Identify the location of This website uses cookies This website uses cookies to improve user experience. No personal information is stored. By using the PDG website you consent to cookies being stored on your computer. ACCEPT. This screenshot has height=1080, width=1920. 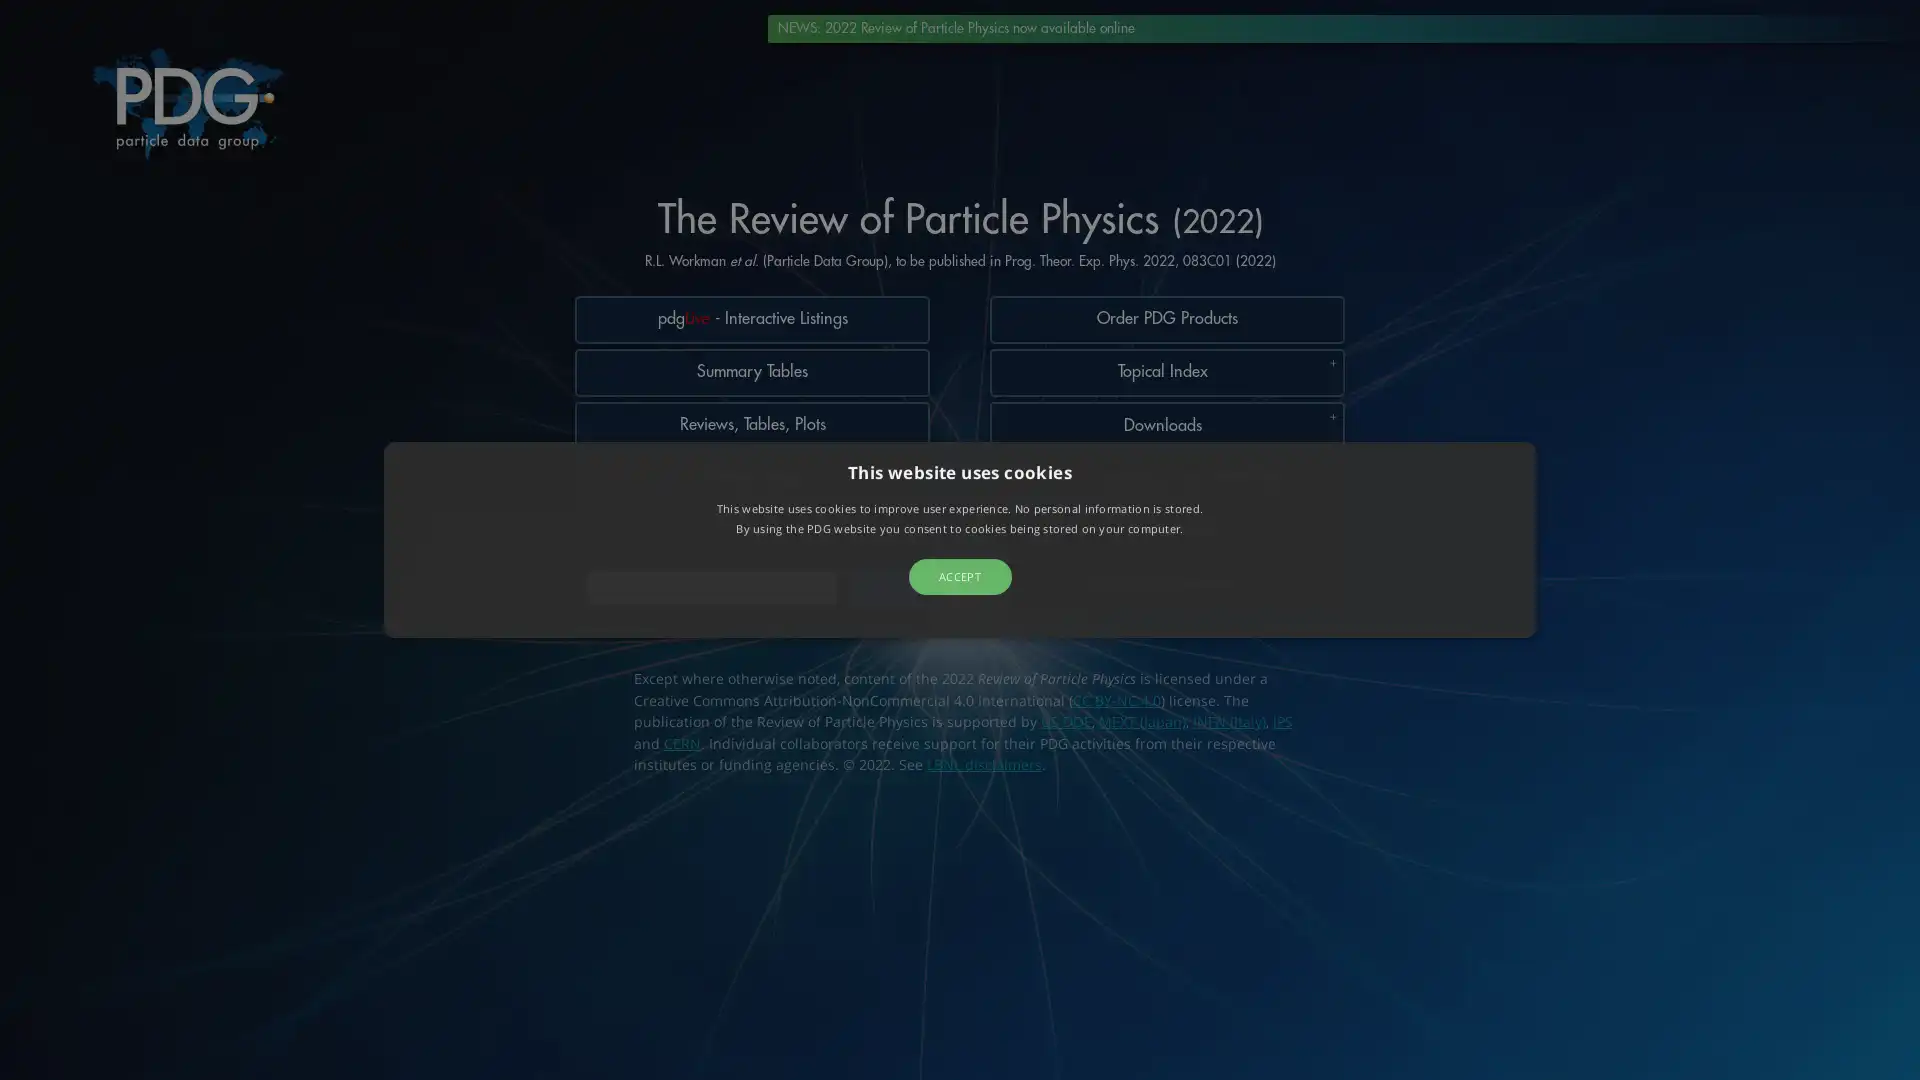
(960, 538).